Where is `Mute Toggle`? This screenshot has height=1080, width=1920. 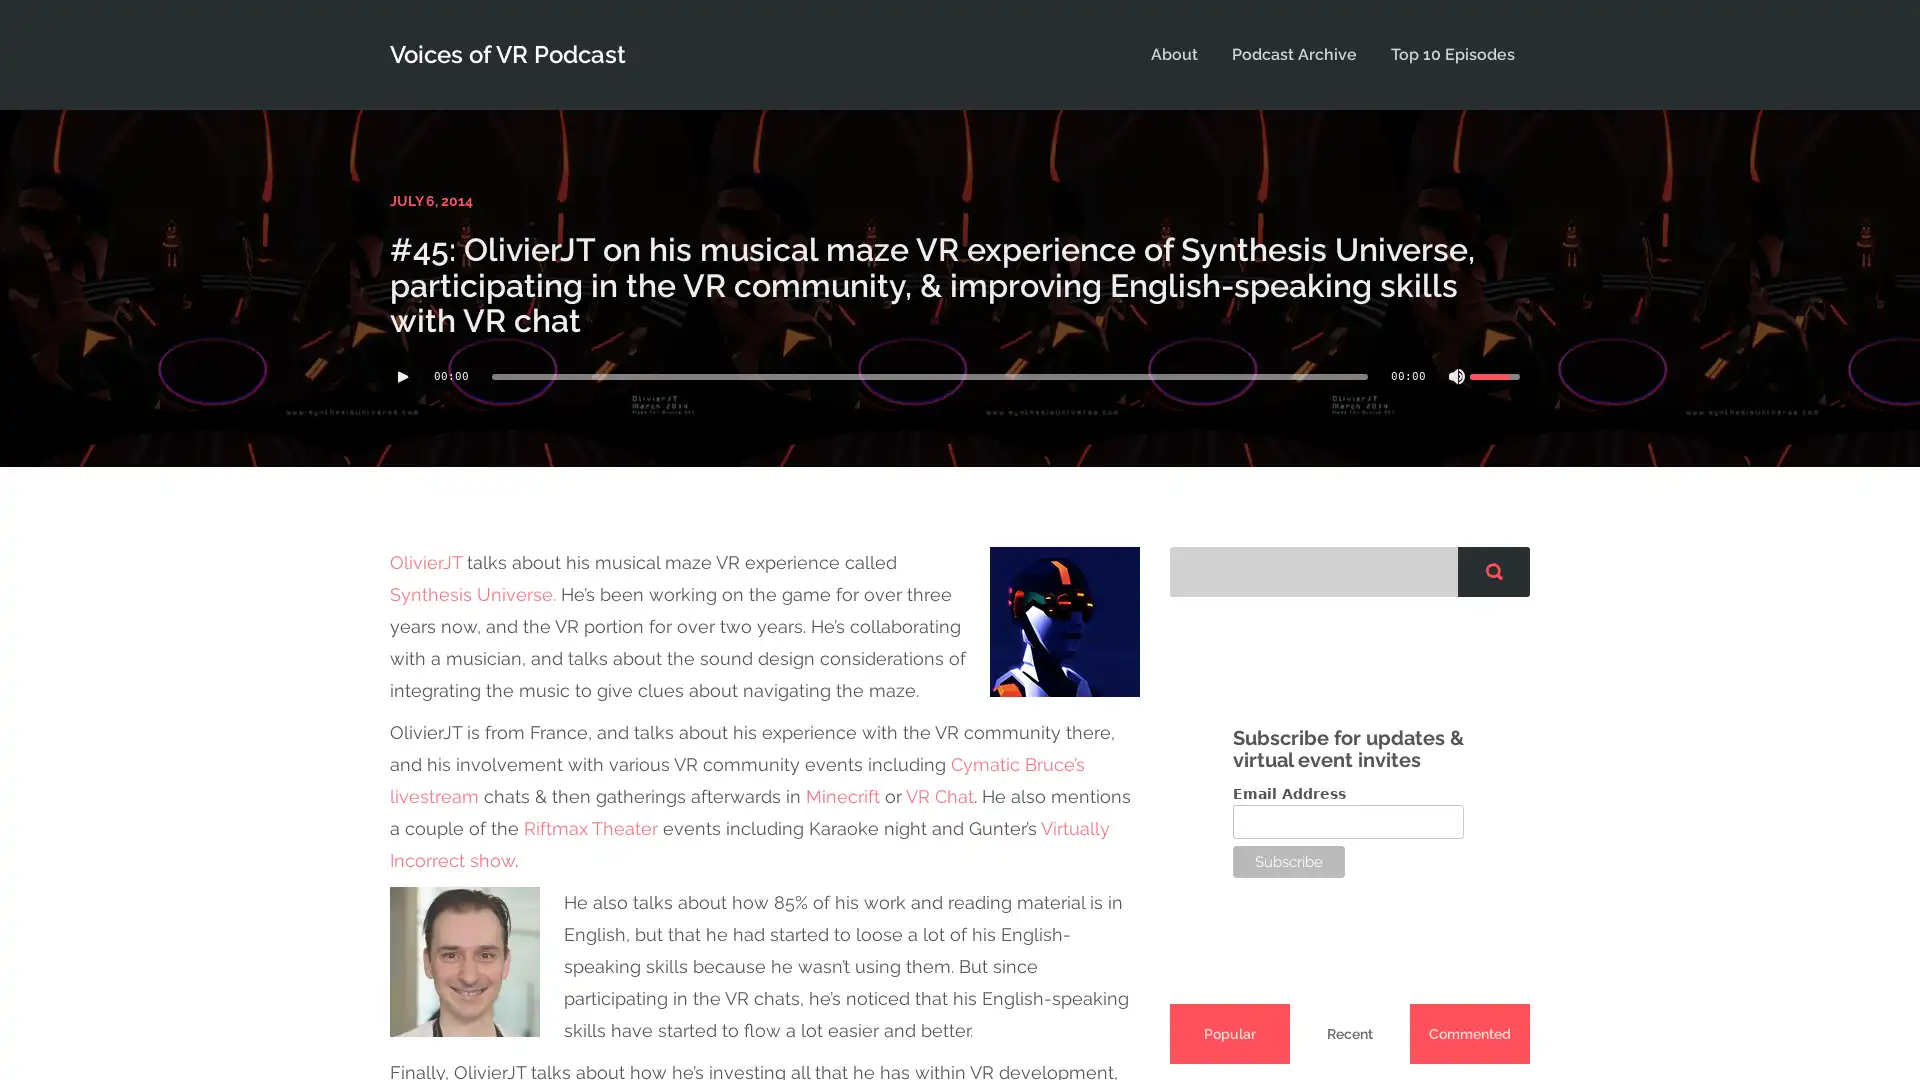 Mute Toggle is located at coordinates (1457, 375).